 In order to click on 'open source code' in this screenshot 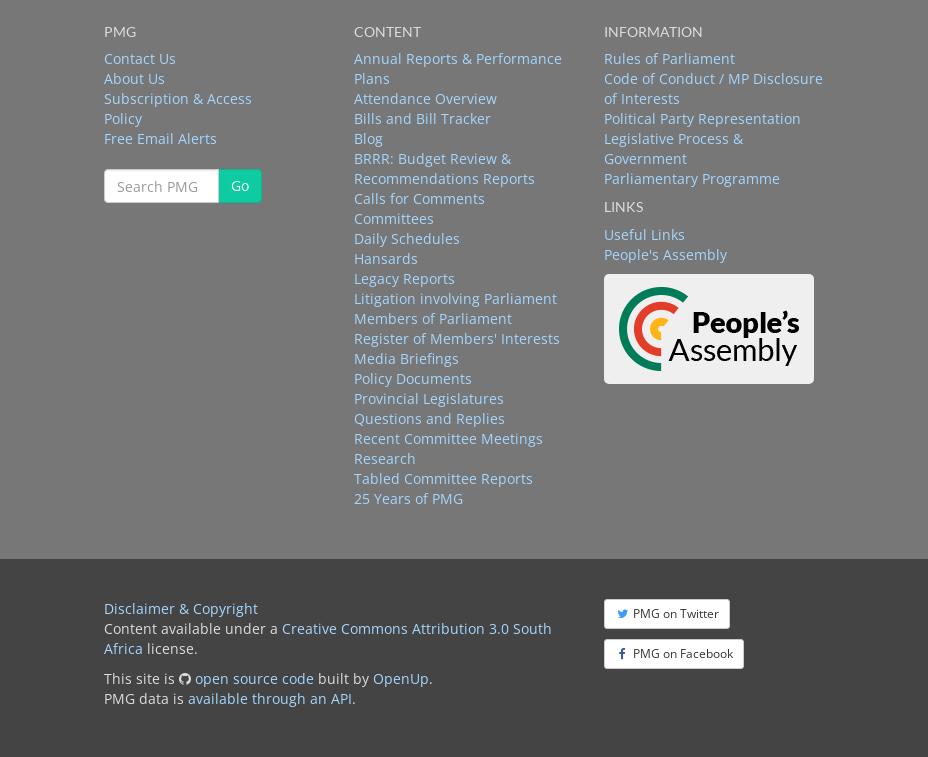, I will do `click(194, 677)`.